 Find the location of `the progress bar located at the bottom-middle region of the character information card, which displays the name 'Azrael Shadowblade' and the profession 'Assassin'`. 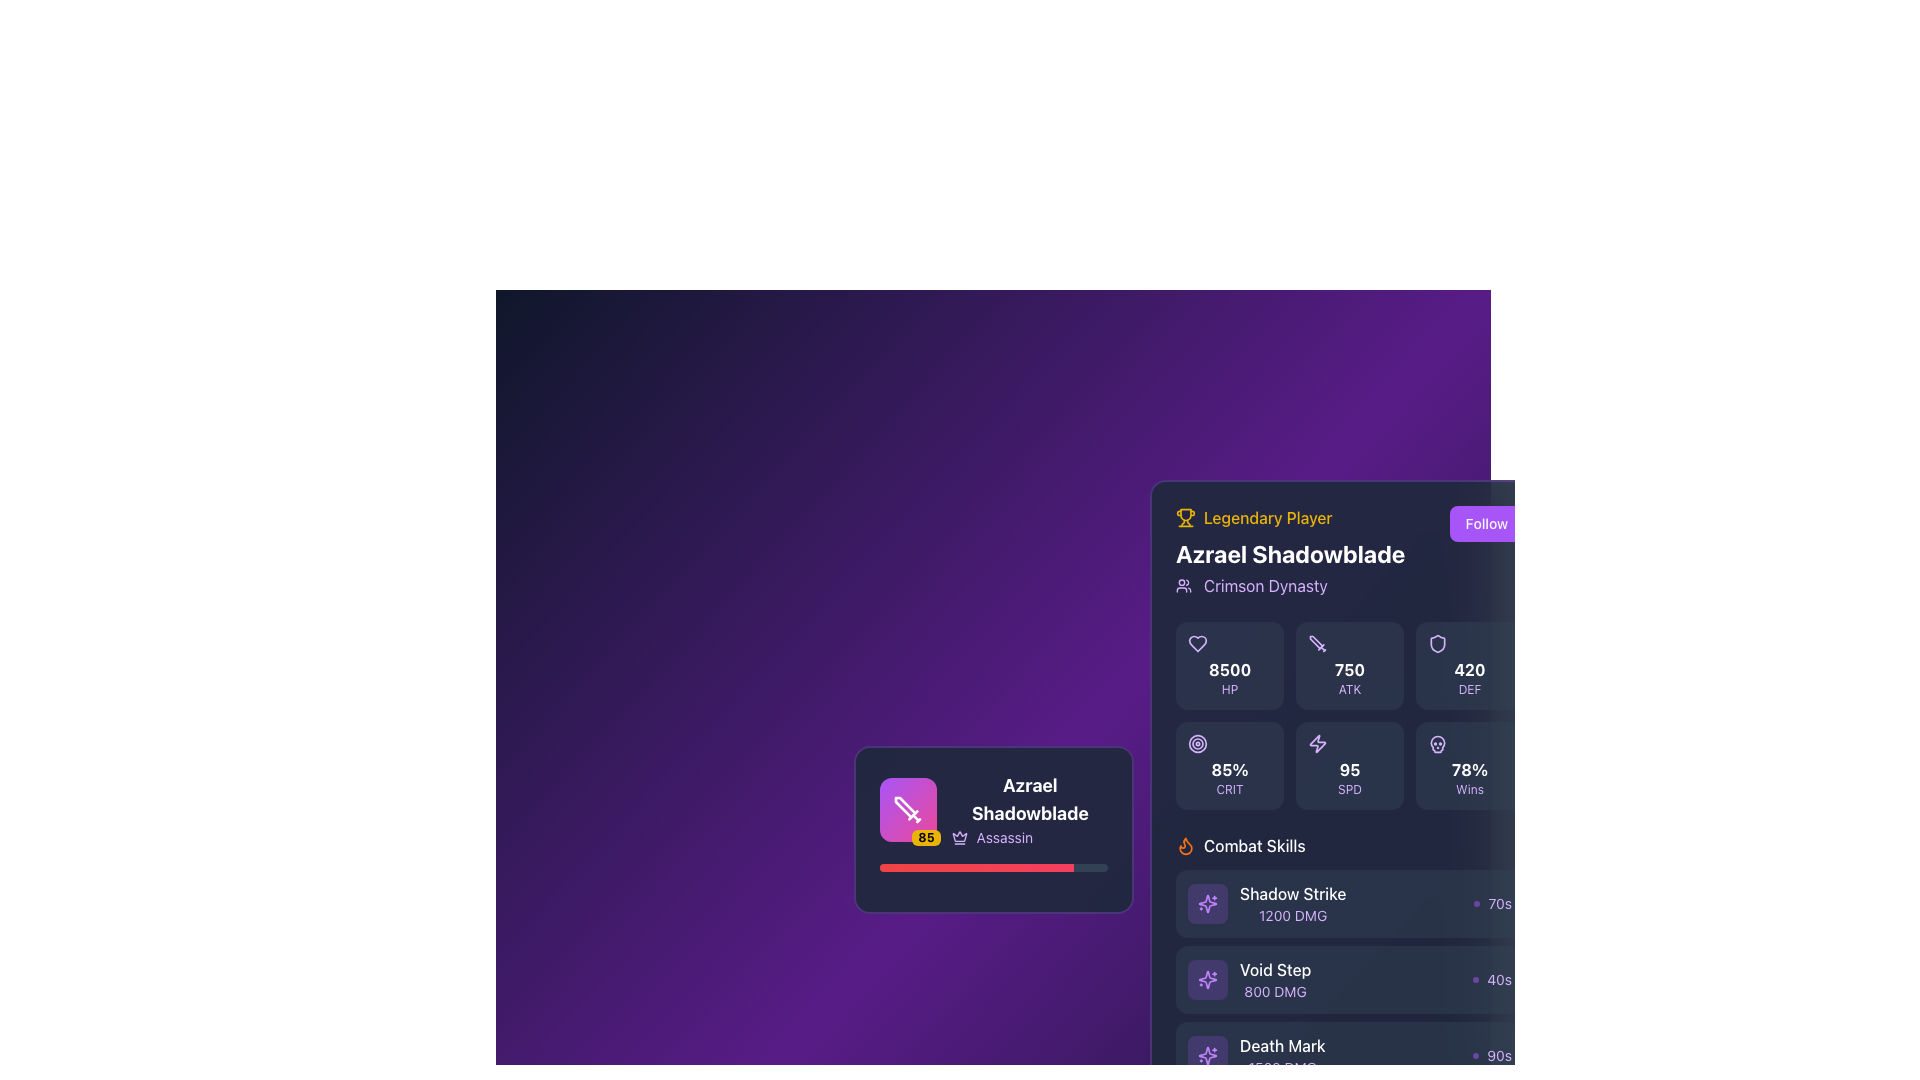

the progress bar located at the bottom-middle region of the character information card, which displays the name 'Azrael Shadowblade' and the profession 'Assassin' is located at coordinates (993, 866).